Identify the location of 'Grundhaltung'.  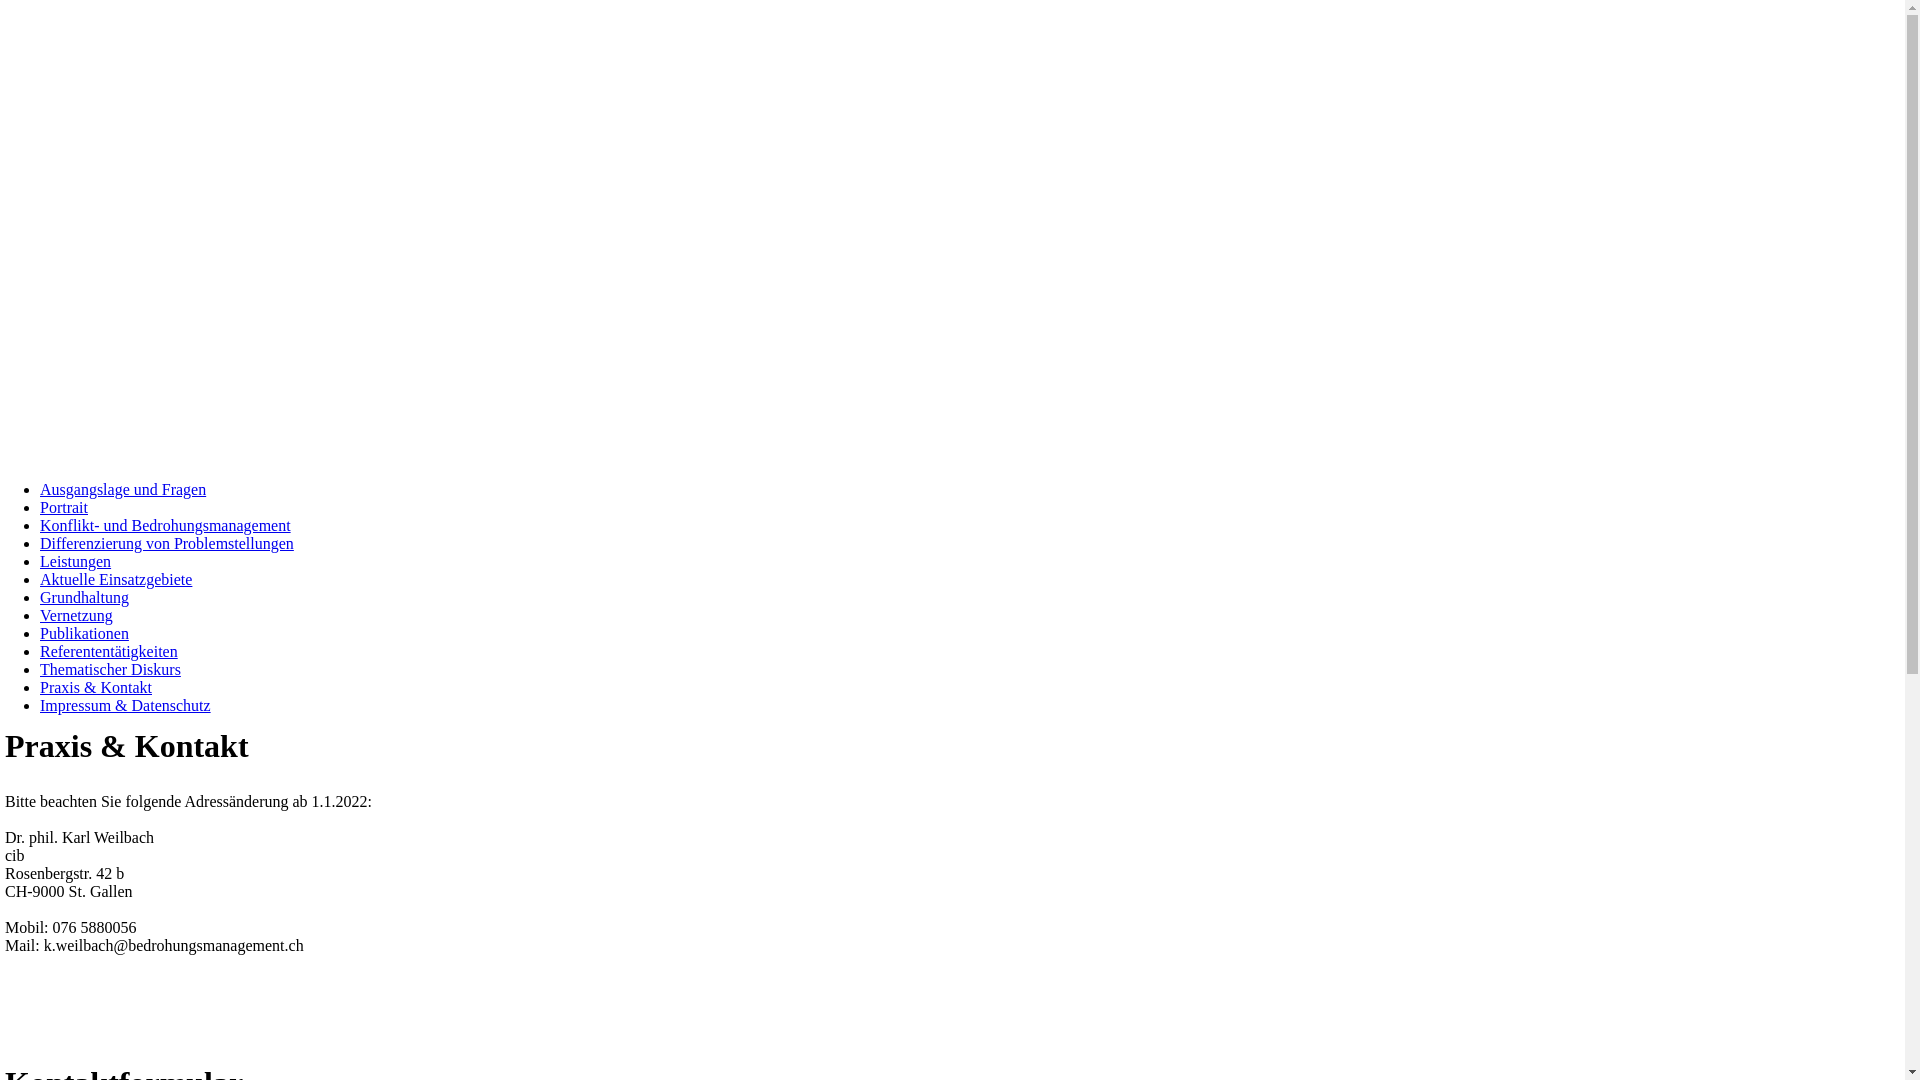
(83, 596).